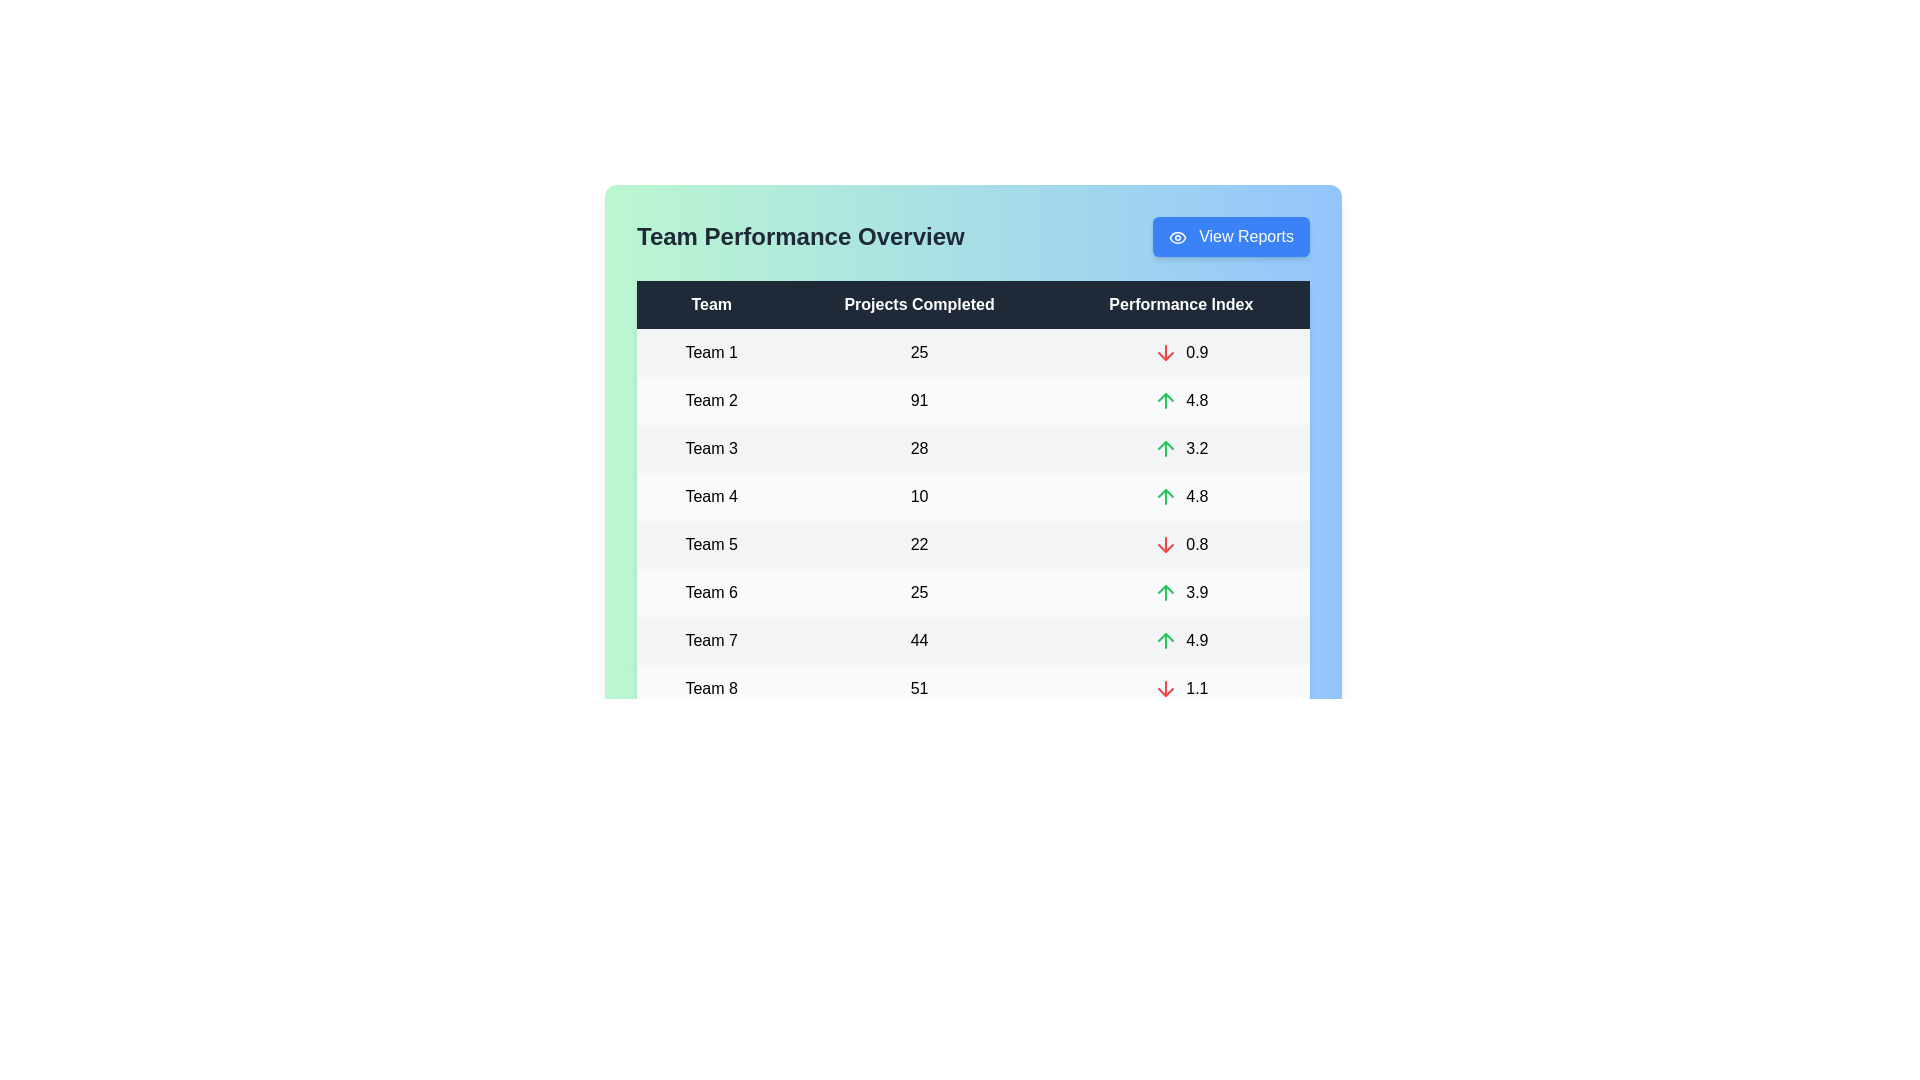  I want to click on the 'Performance Index' icon for Team 1 to understand its meaning, so click(1166, 352).